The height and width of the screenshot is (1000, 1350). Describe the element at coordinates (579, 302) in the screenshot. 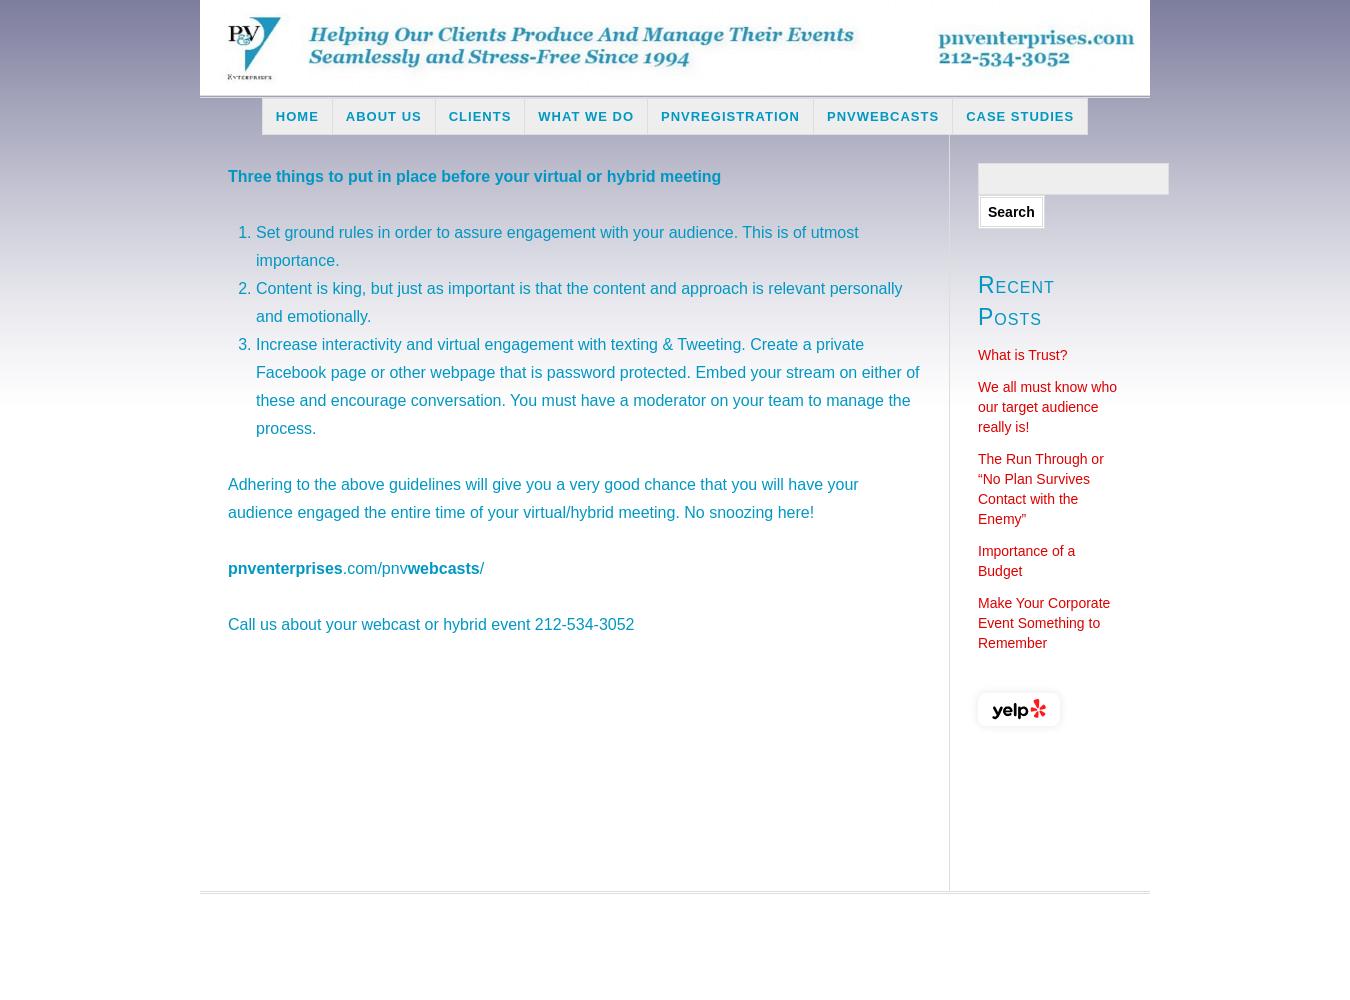

I see `'Content is king, but just as important is that the content and approach is relevant personally and emotionally.'` at that location.